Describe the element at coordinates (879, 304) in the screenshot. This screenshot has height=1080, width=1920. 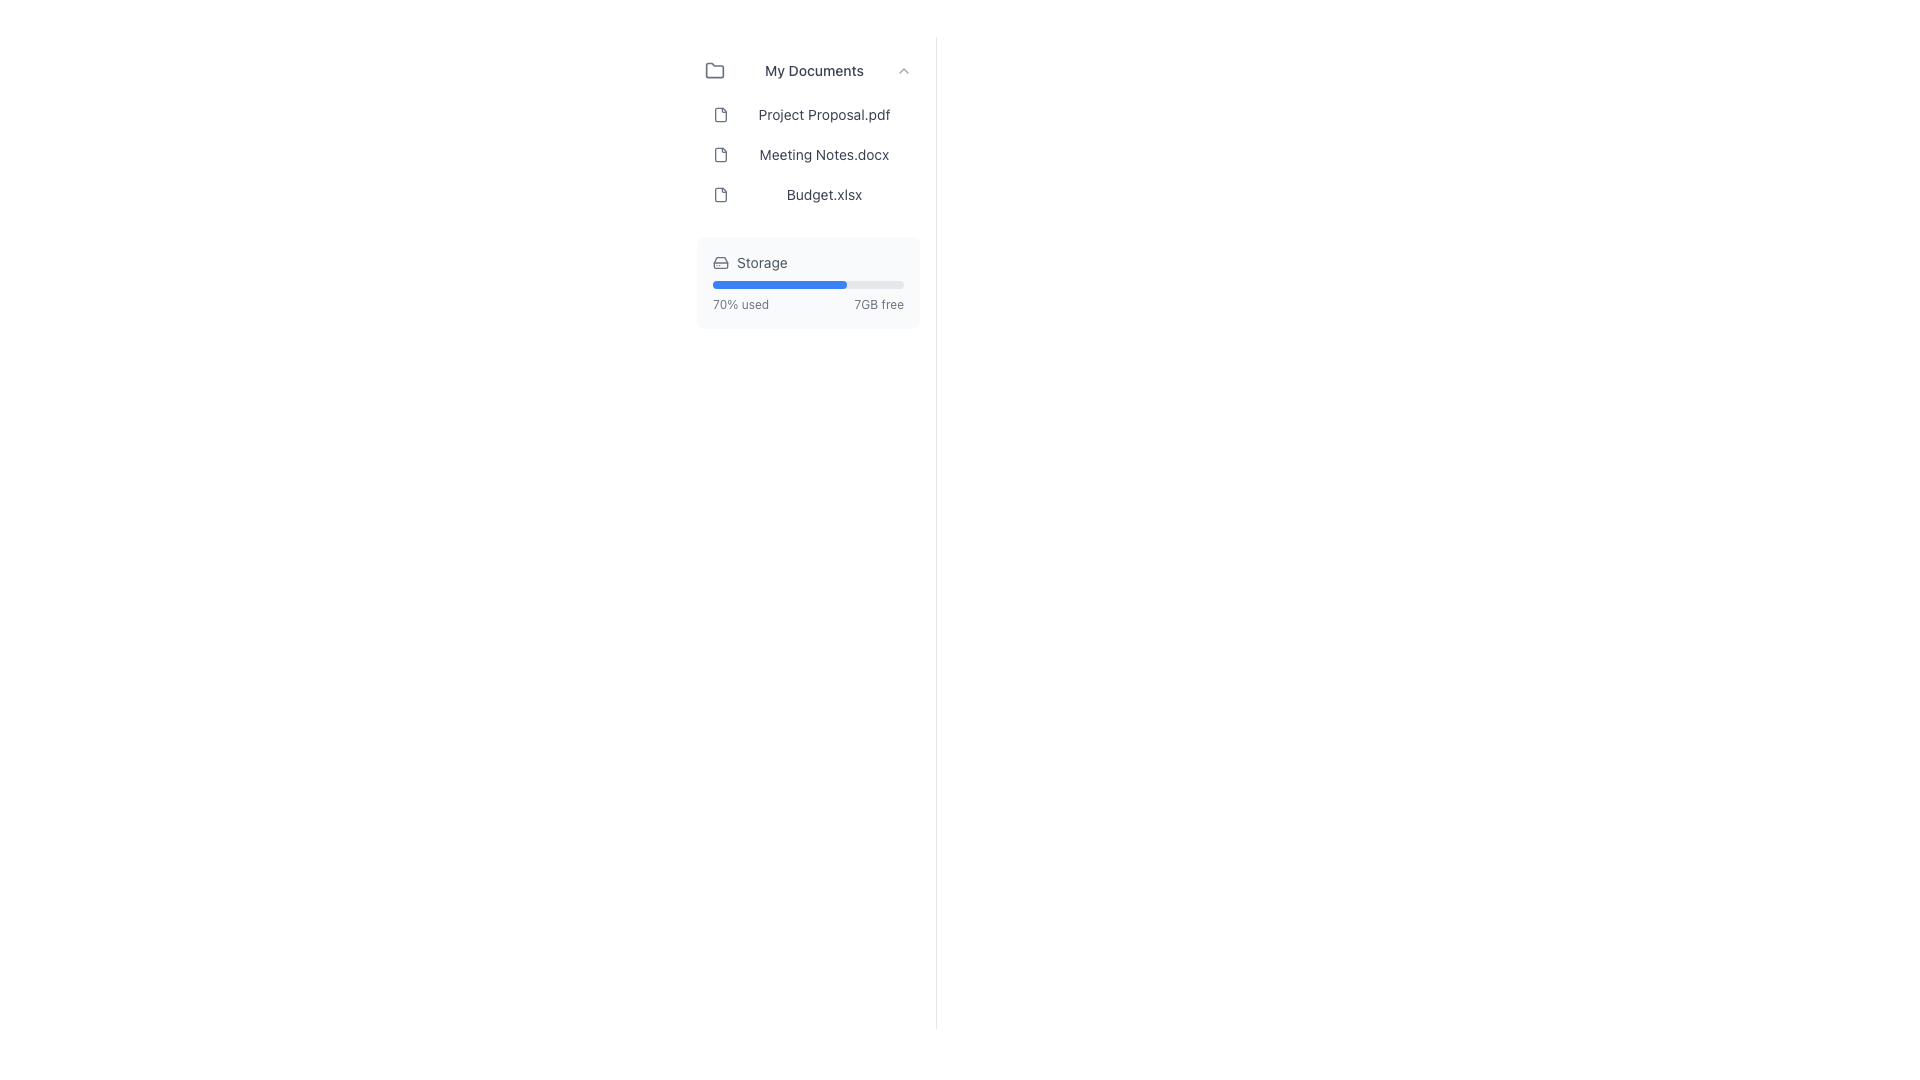
I see `the informational text label displaying '7GB free', located to the right of the '70% used' label in the bottom-right corner of the Storage section` at that location.